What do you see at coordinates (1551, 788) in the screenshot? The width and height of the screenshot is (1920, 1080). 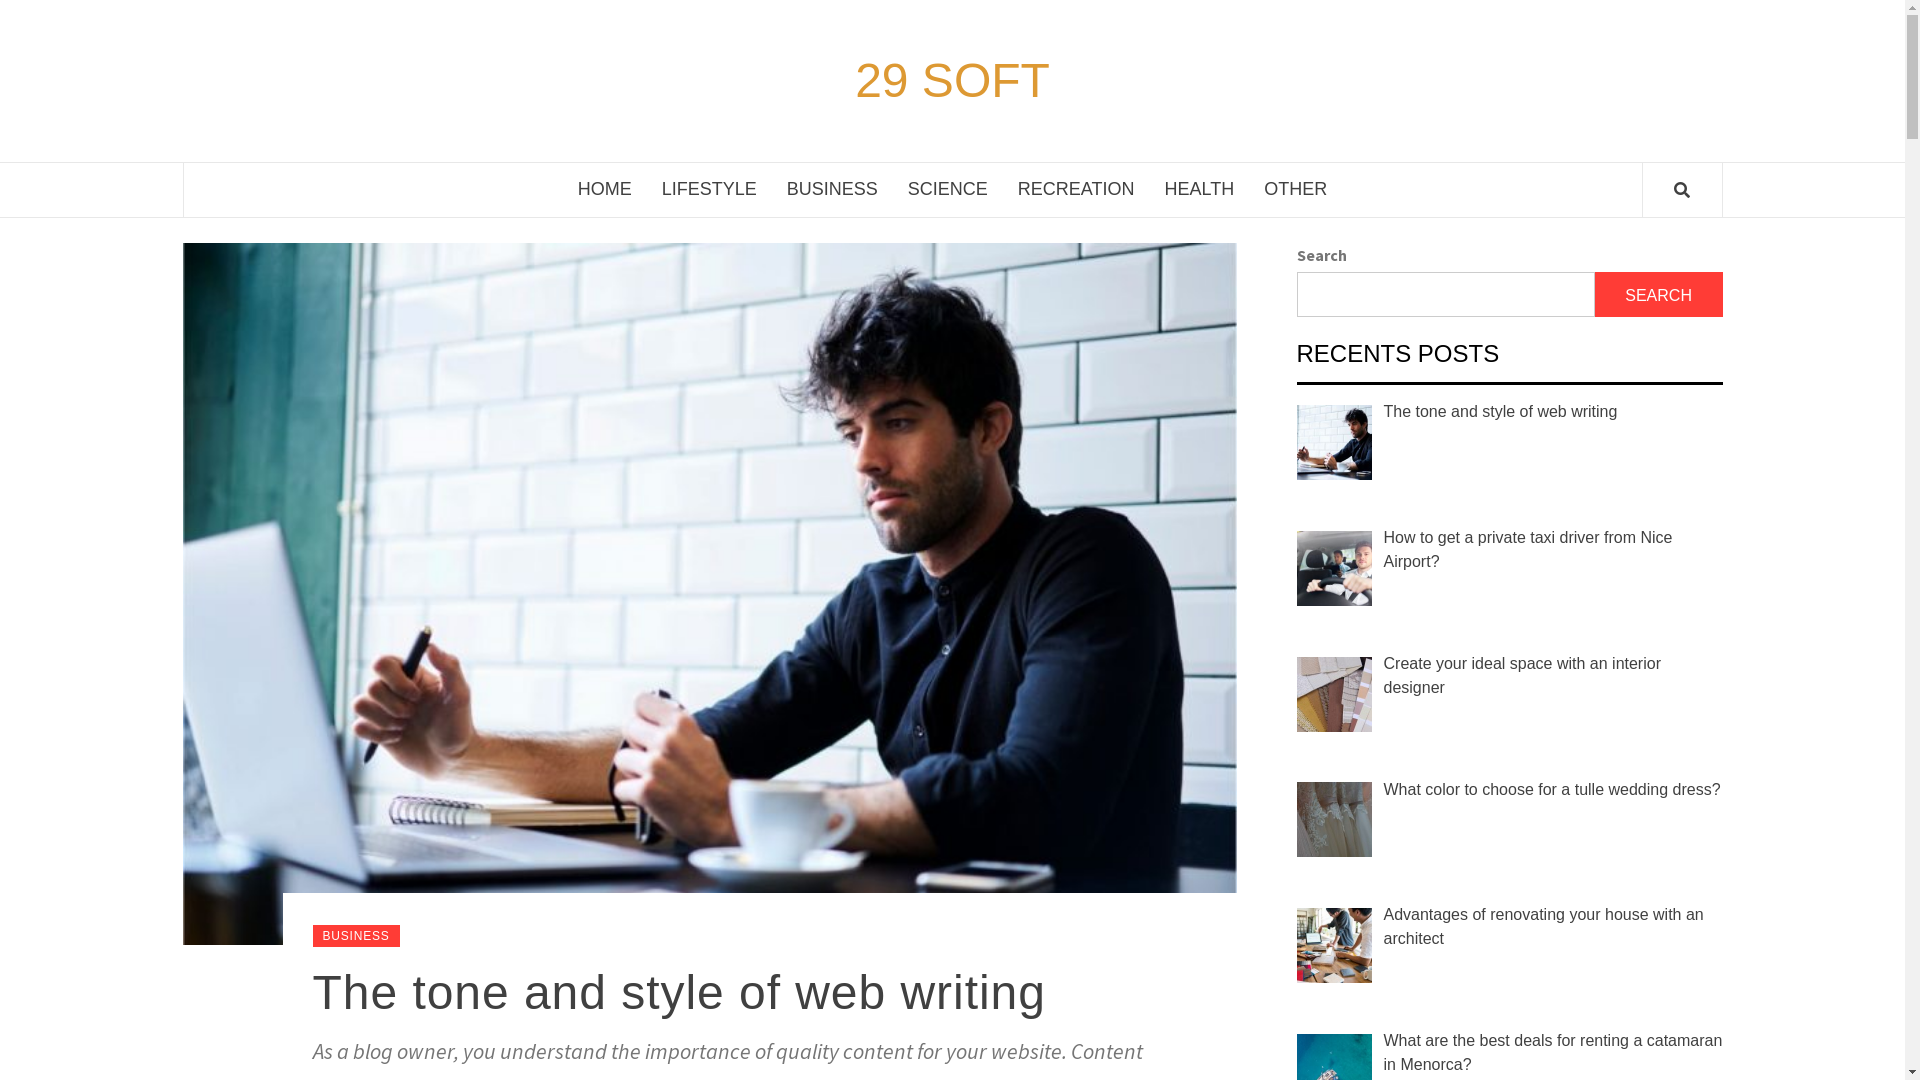 I see `'What color to choose for a tulle wedding dress?'` at bounding box center [1551, 788].